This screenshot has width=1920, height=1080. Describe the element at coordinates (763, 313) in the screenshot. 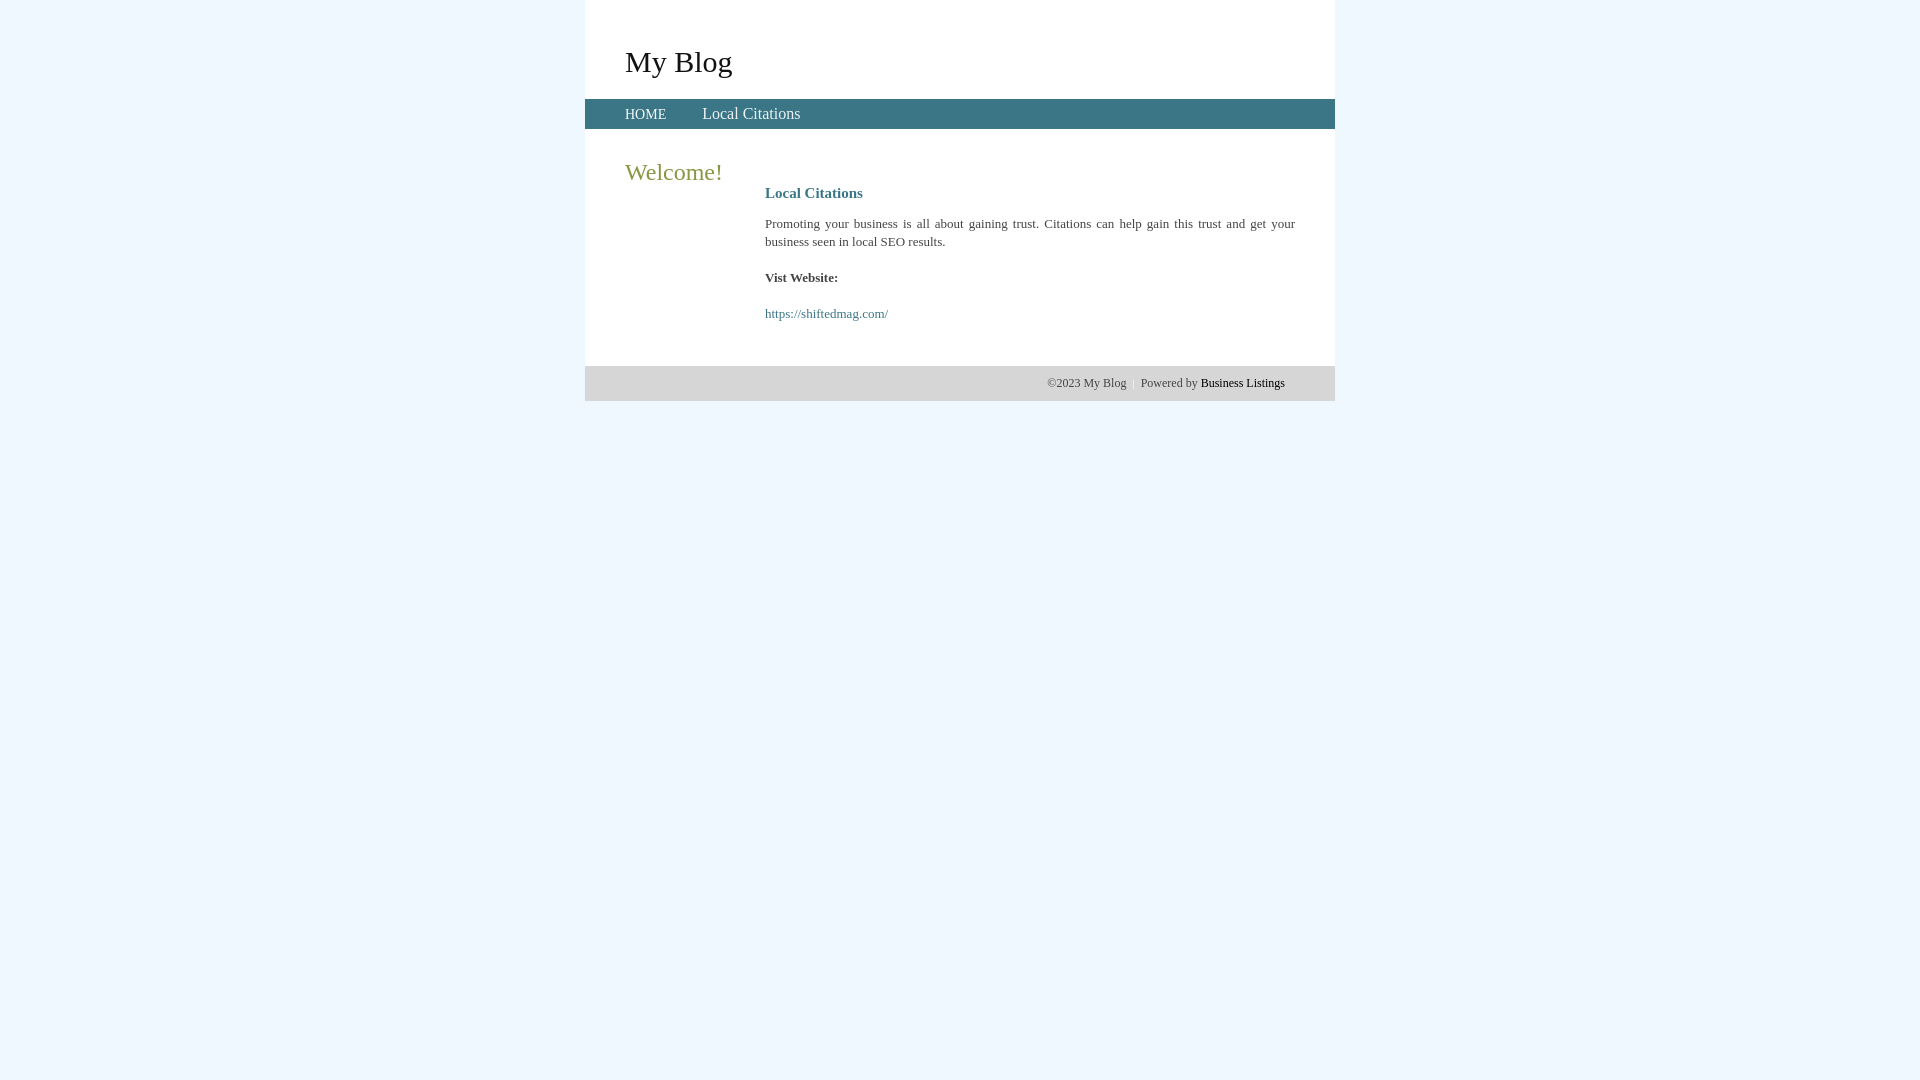

I see `'https://shiftedmag.com/'` at that location.